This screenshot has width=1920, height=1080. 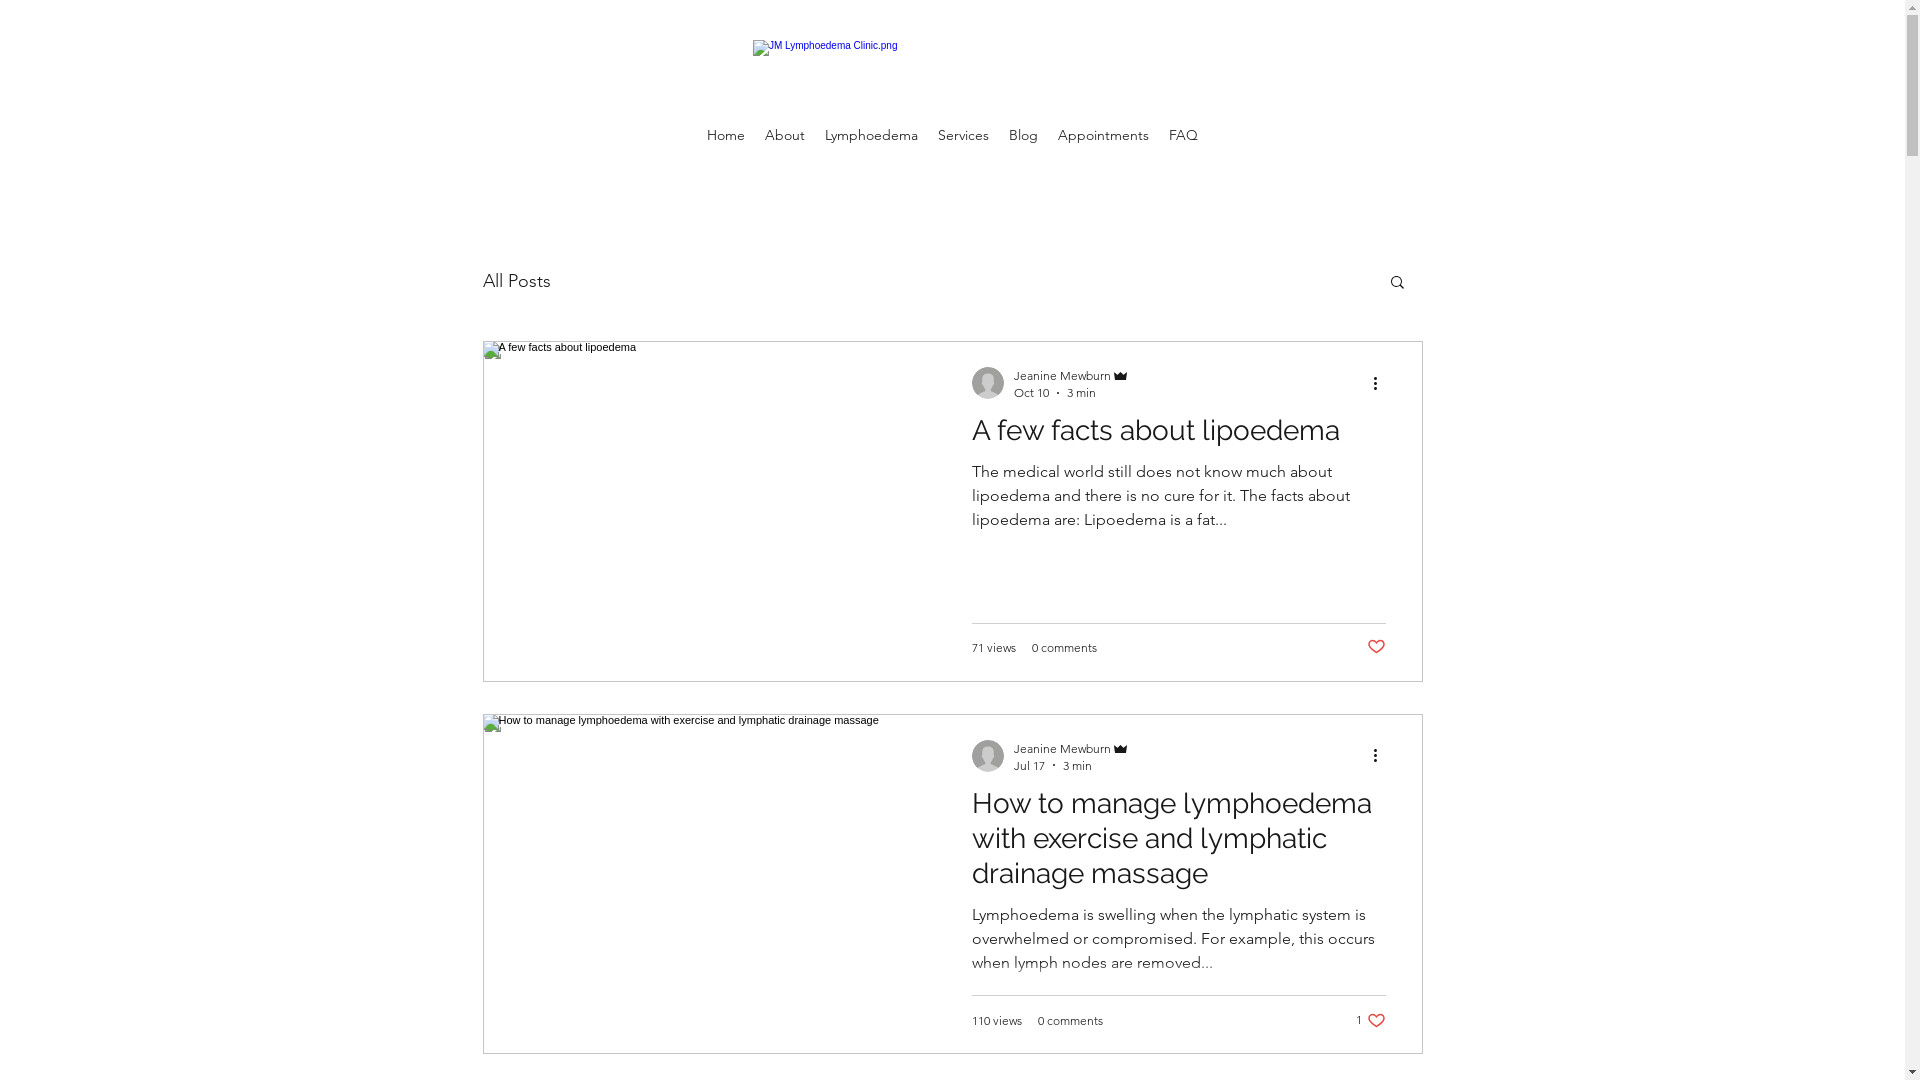 What do you see at coordinates (696, 135) in the screenshot?
I see `'Home'` at bounding box center [696, 135].